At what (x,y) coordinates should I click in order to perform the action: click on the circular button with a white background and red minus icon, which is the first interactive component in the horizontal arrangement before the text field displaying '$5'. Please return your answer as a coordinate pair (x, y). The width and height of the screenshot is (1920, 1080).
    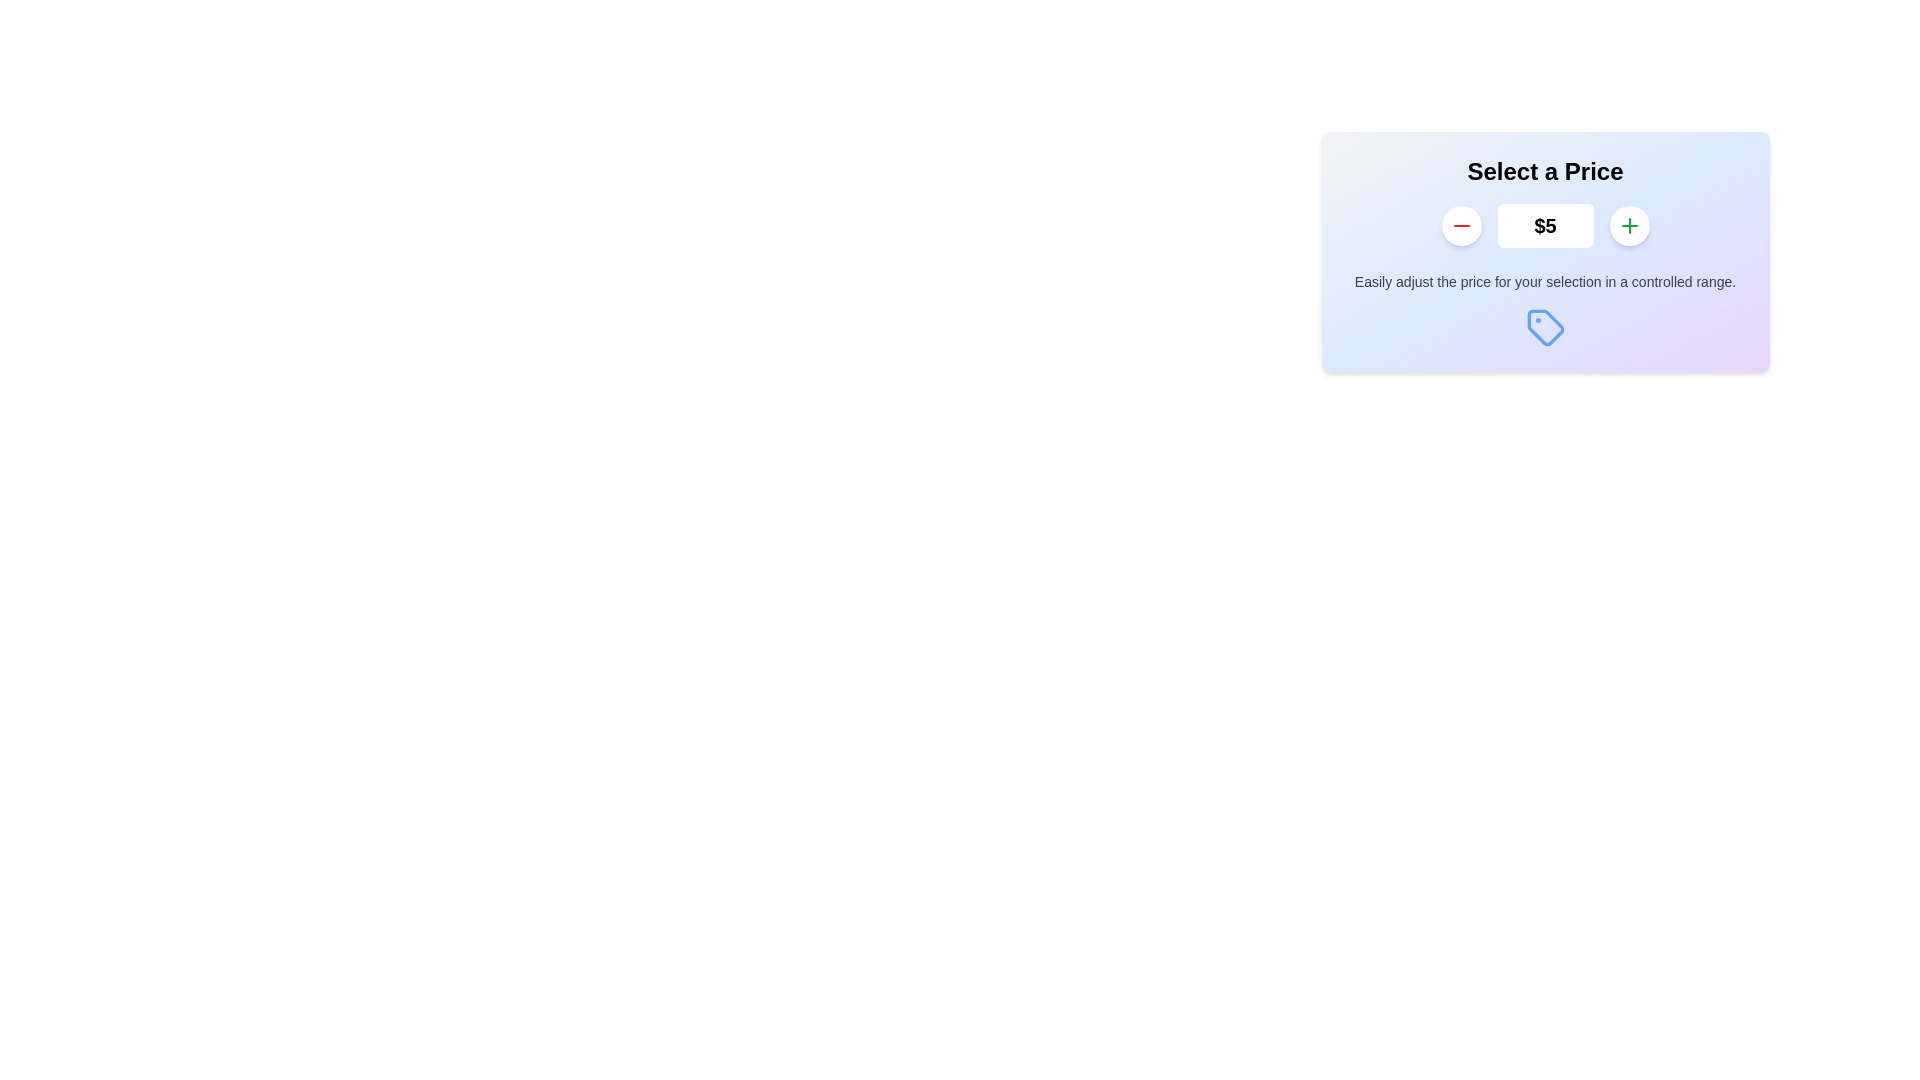
    Looking at the image, I should click on (1461, 225).